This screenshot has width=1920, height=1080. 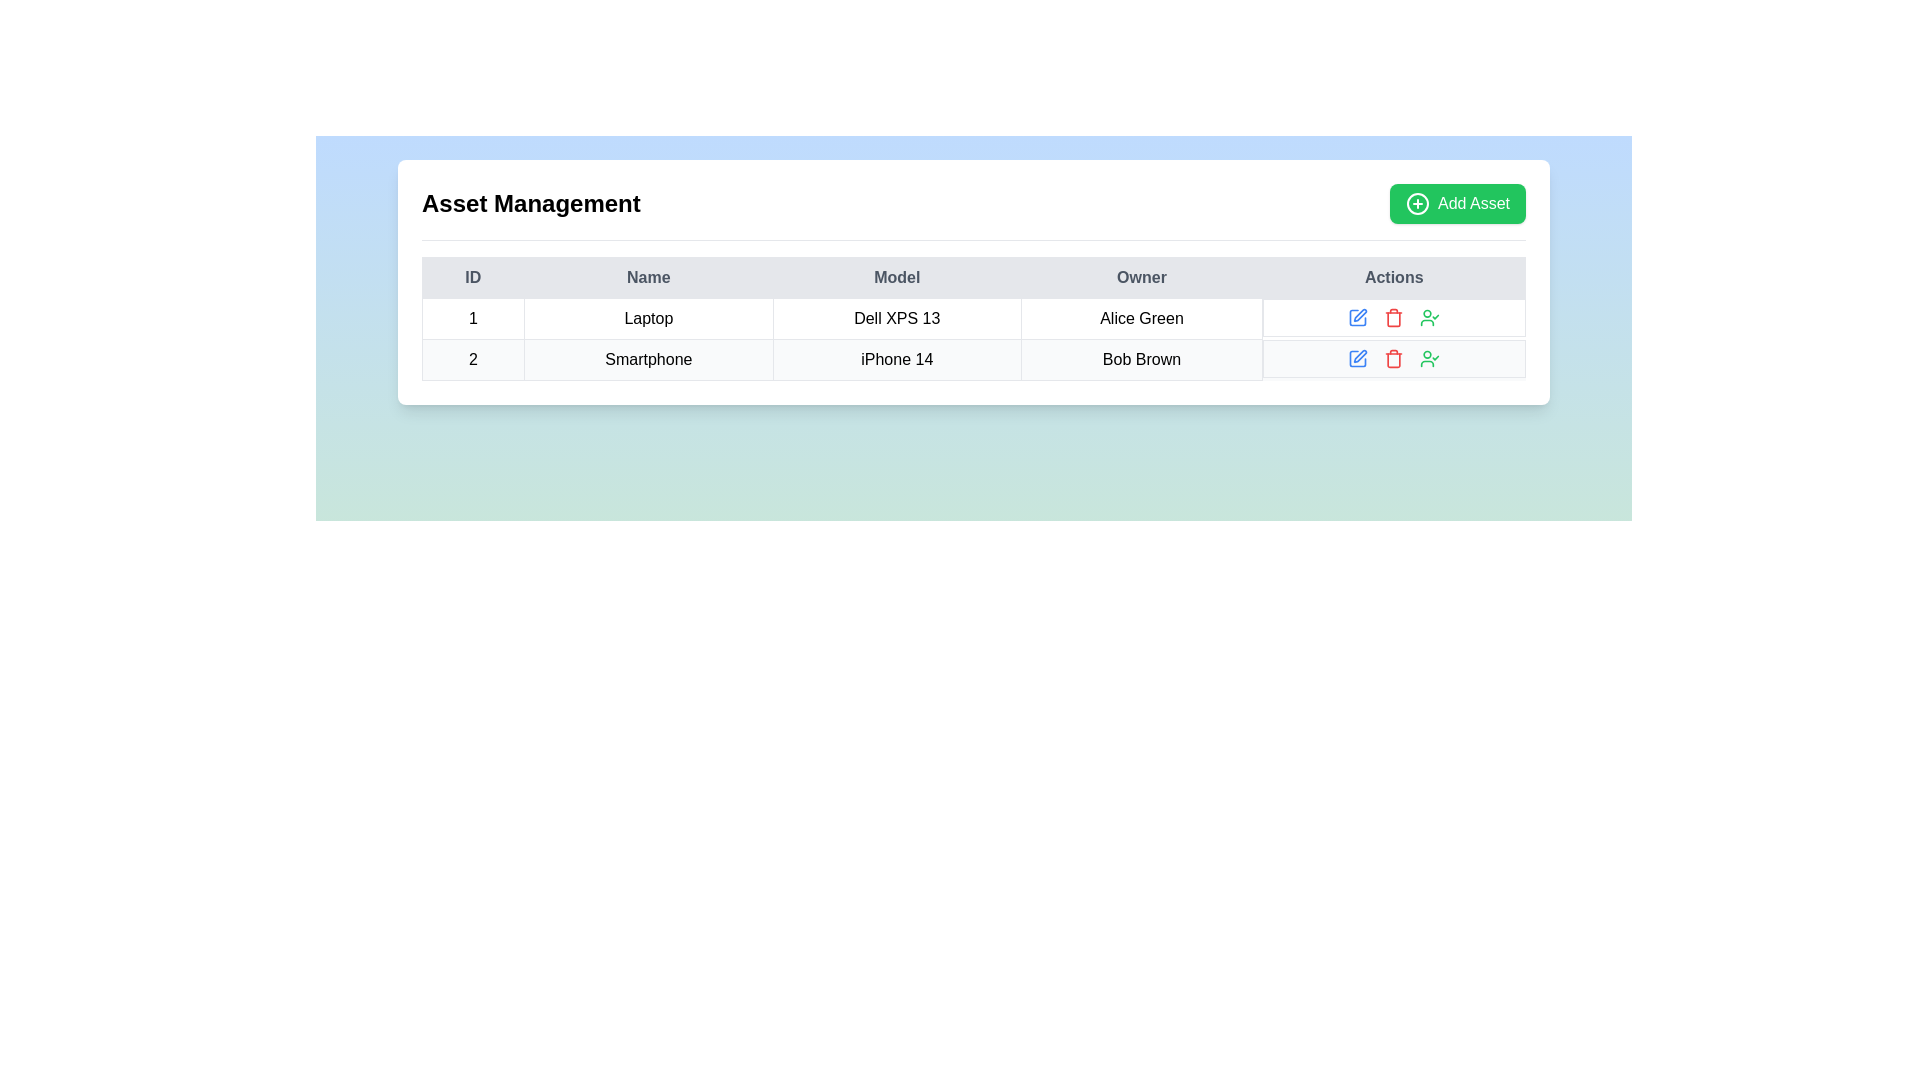 I want to click on the second row of the 'Asset Management' table which displays details for the asset with ID: 2 (Smartphone, Model: iPhone 14, Owner: Bob Brown) to view more details, so click(x=974, y=358).